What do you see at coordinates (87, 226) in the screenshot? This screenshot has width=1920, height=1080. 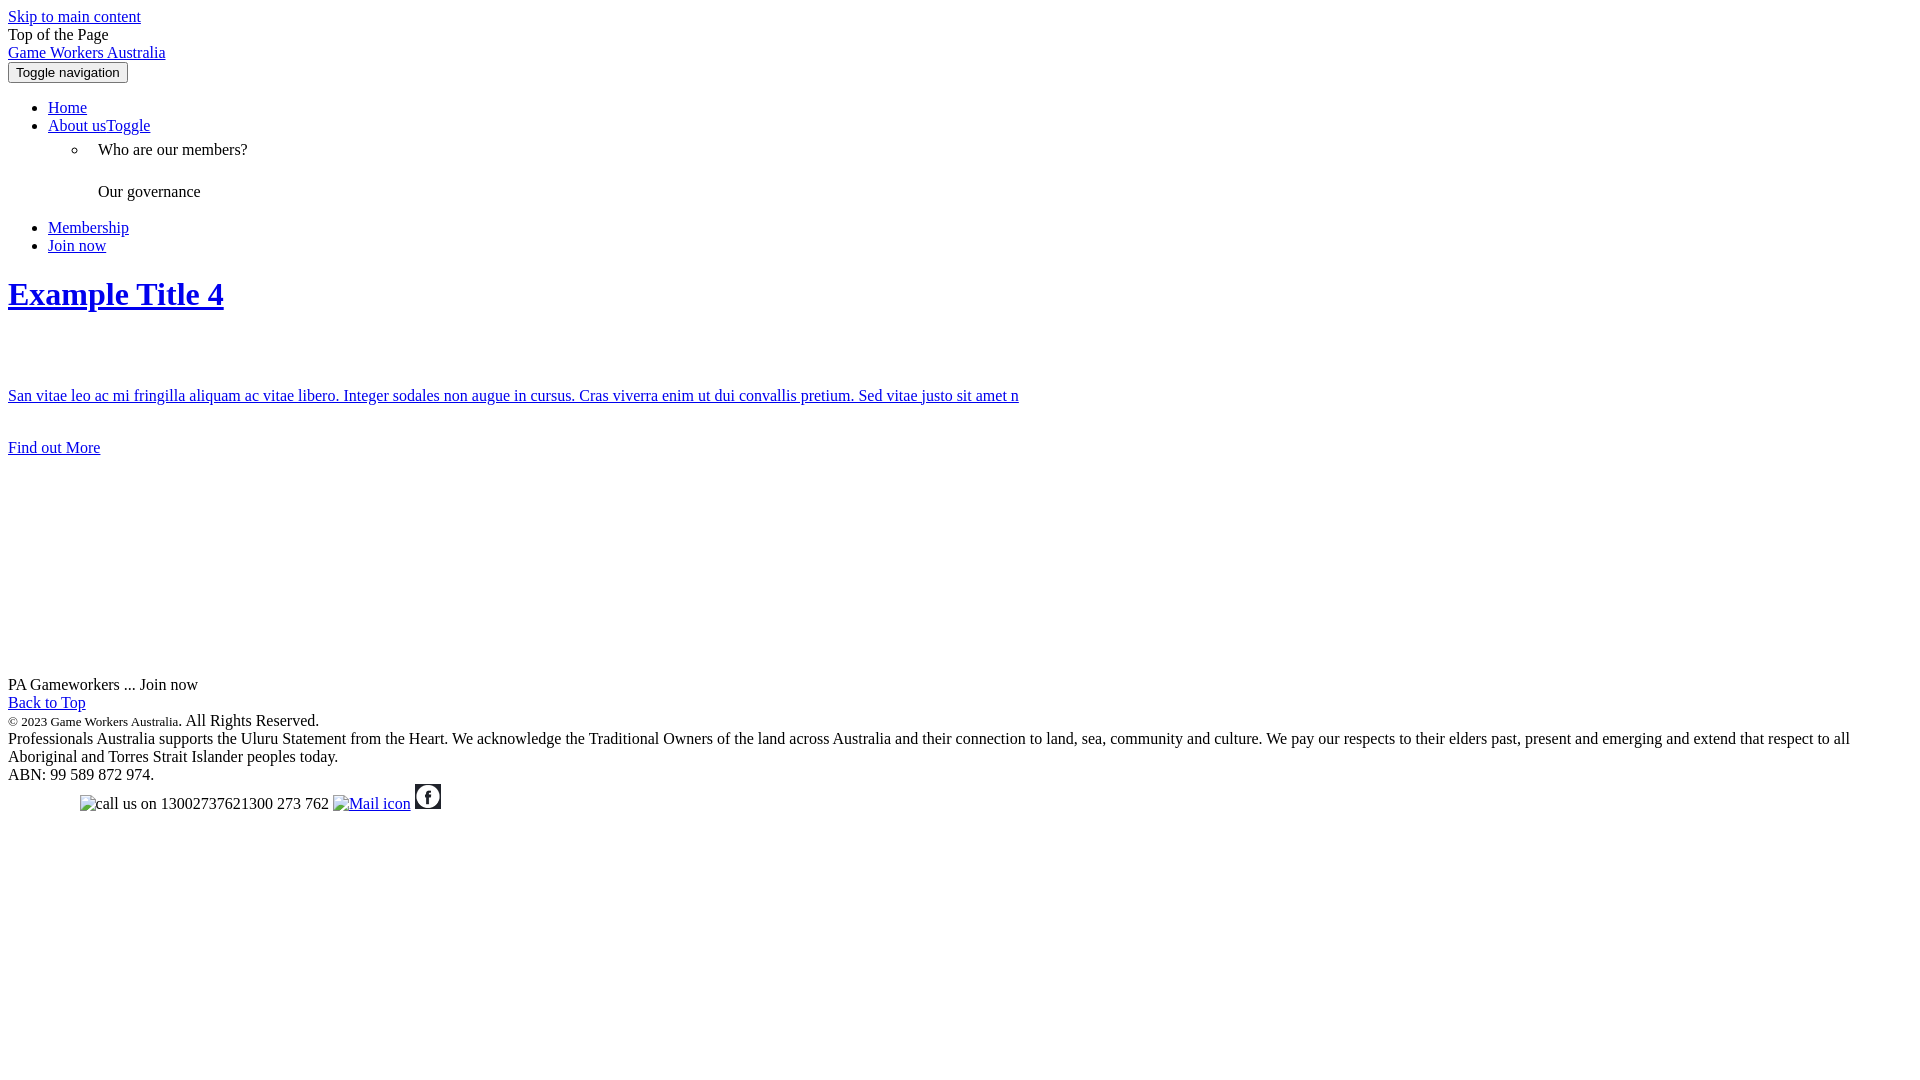 I see `'Membership'` at bounding box center [87, 226].